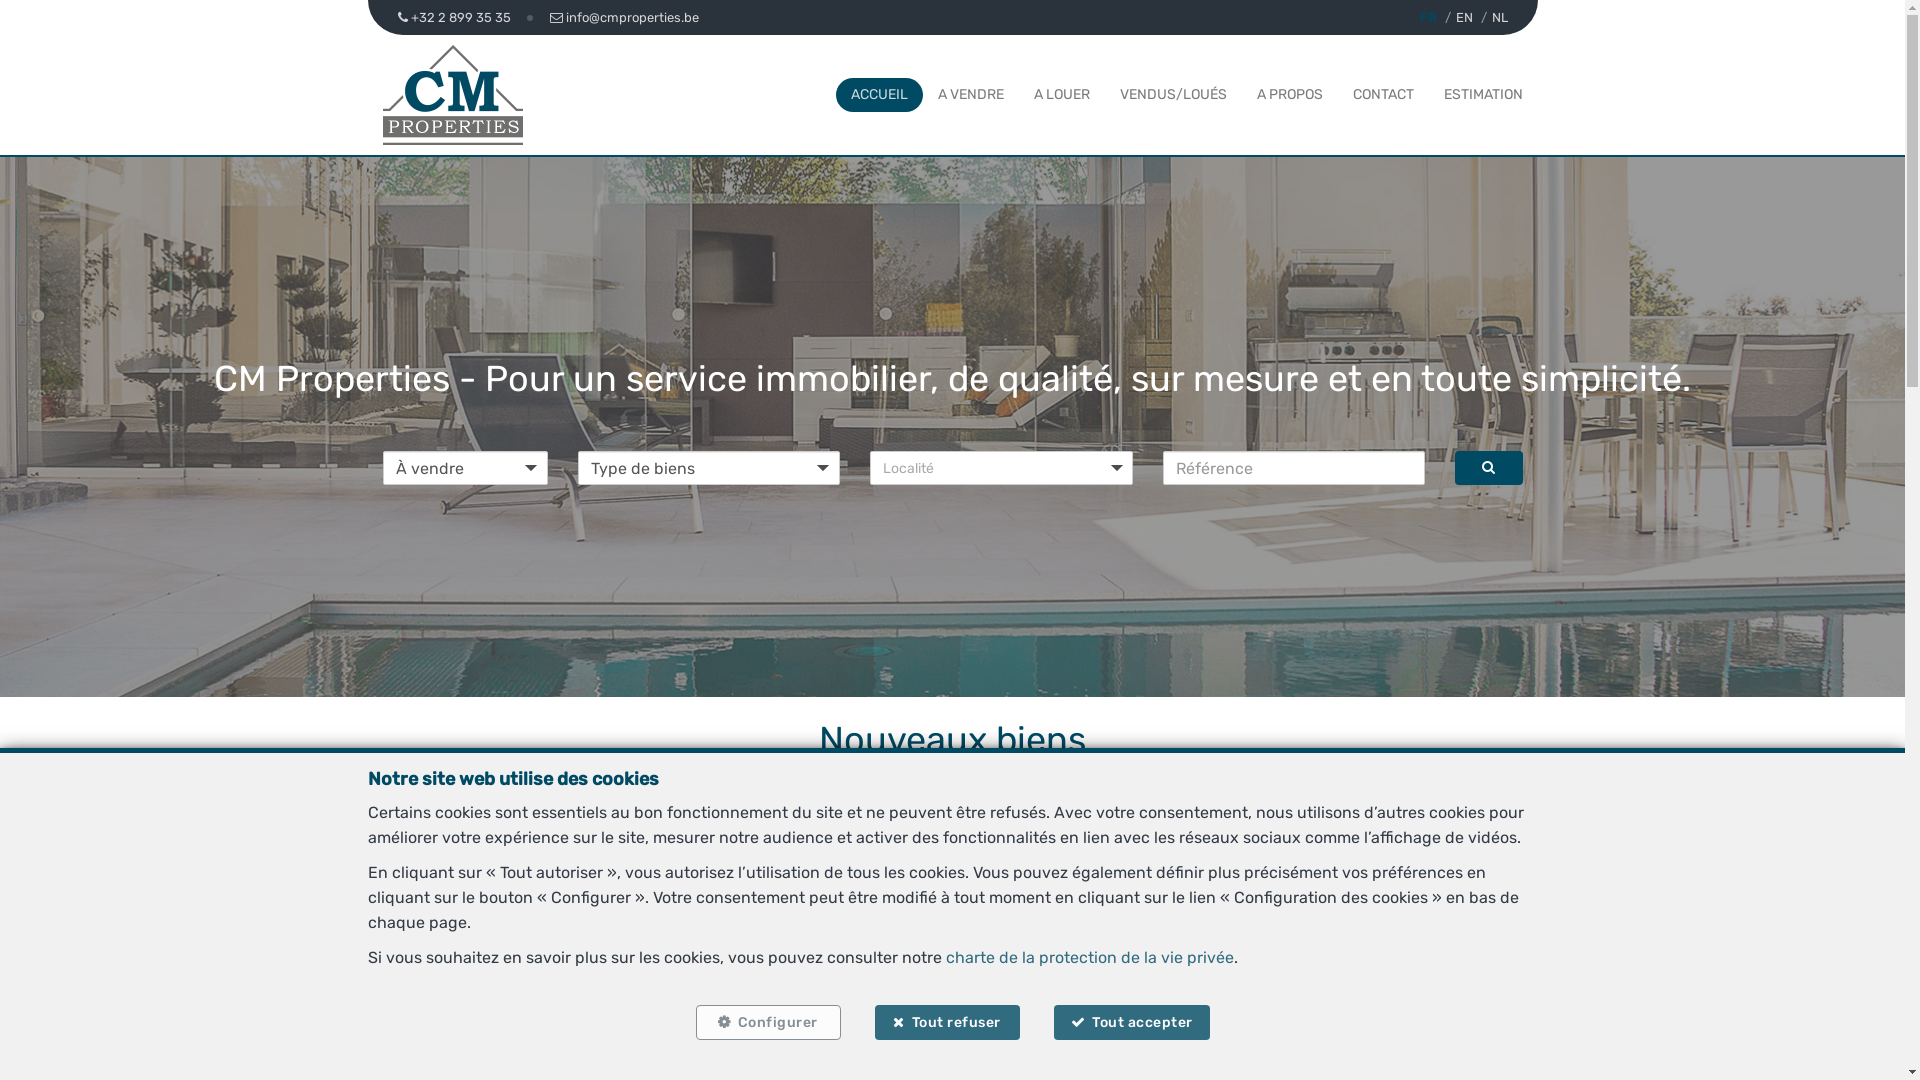 The image size is (1920, 1080). I want to click on 'A PROPOS', so click(1289, 94).